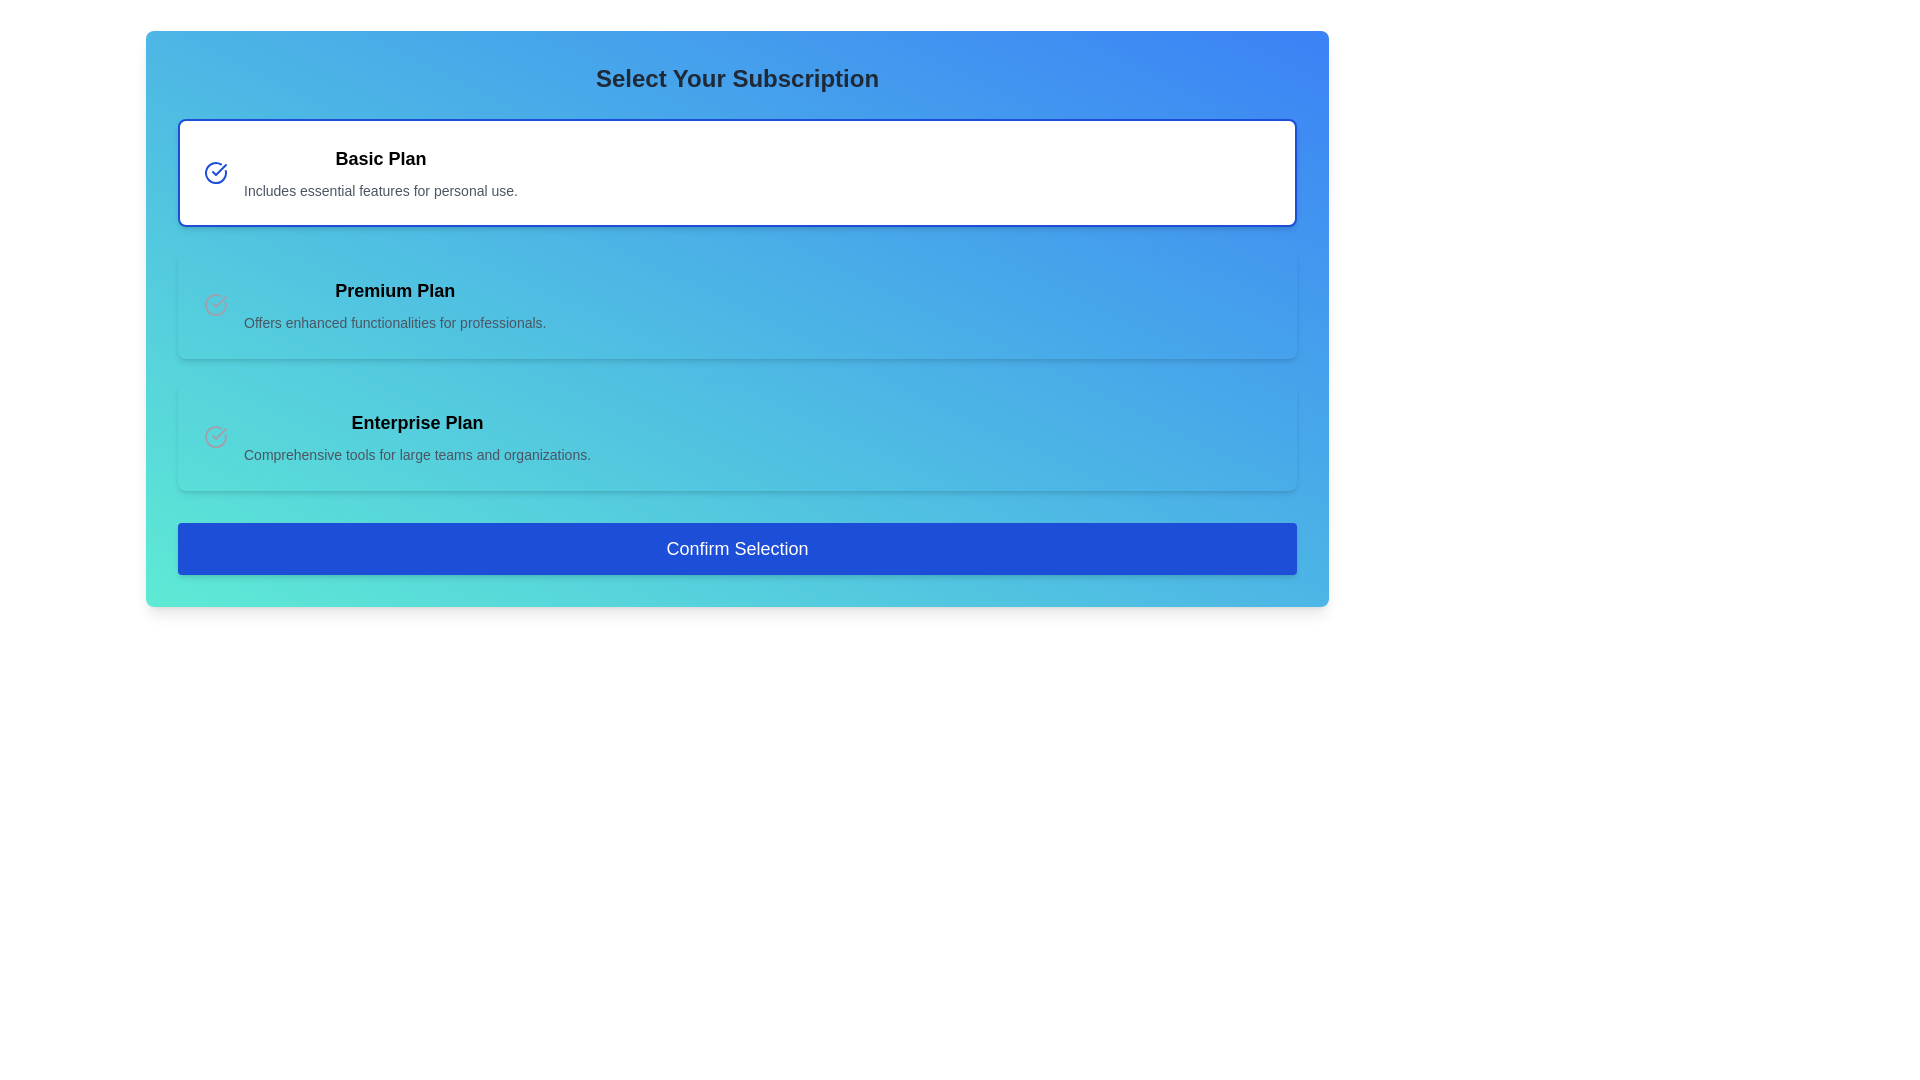 Image resolution: width=1920 pixels, height=1080 pixels. What do you see at coordinates (216, 304) in the screenshot?
I see `the circular checkmark icon for the 'Premium Plan' subscription option to understand the plan's selection` at bounding box center [216, 304].